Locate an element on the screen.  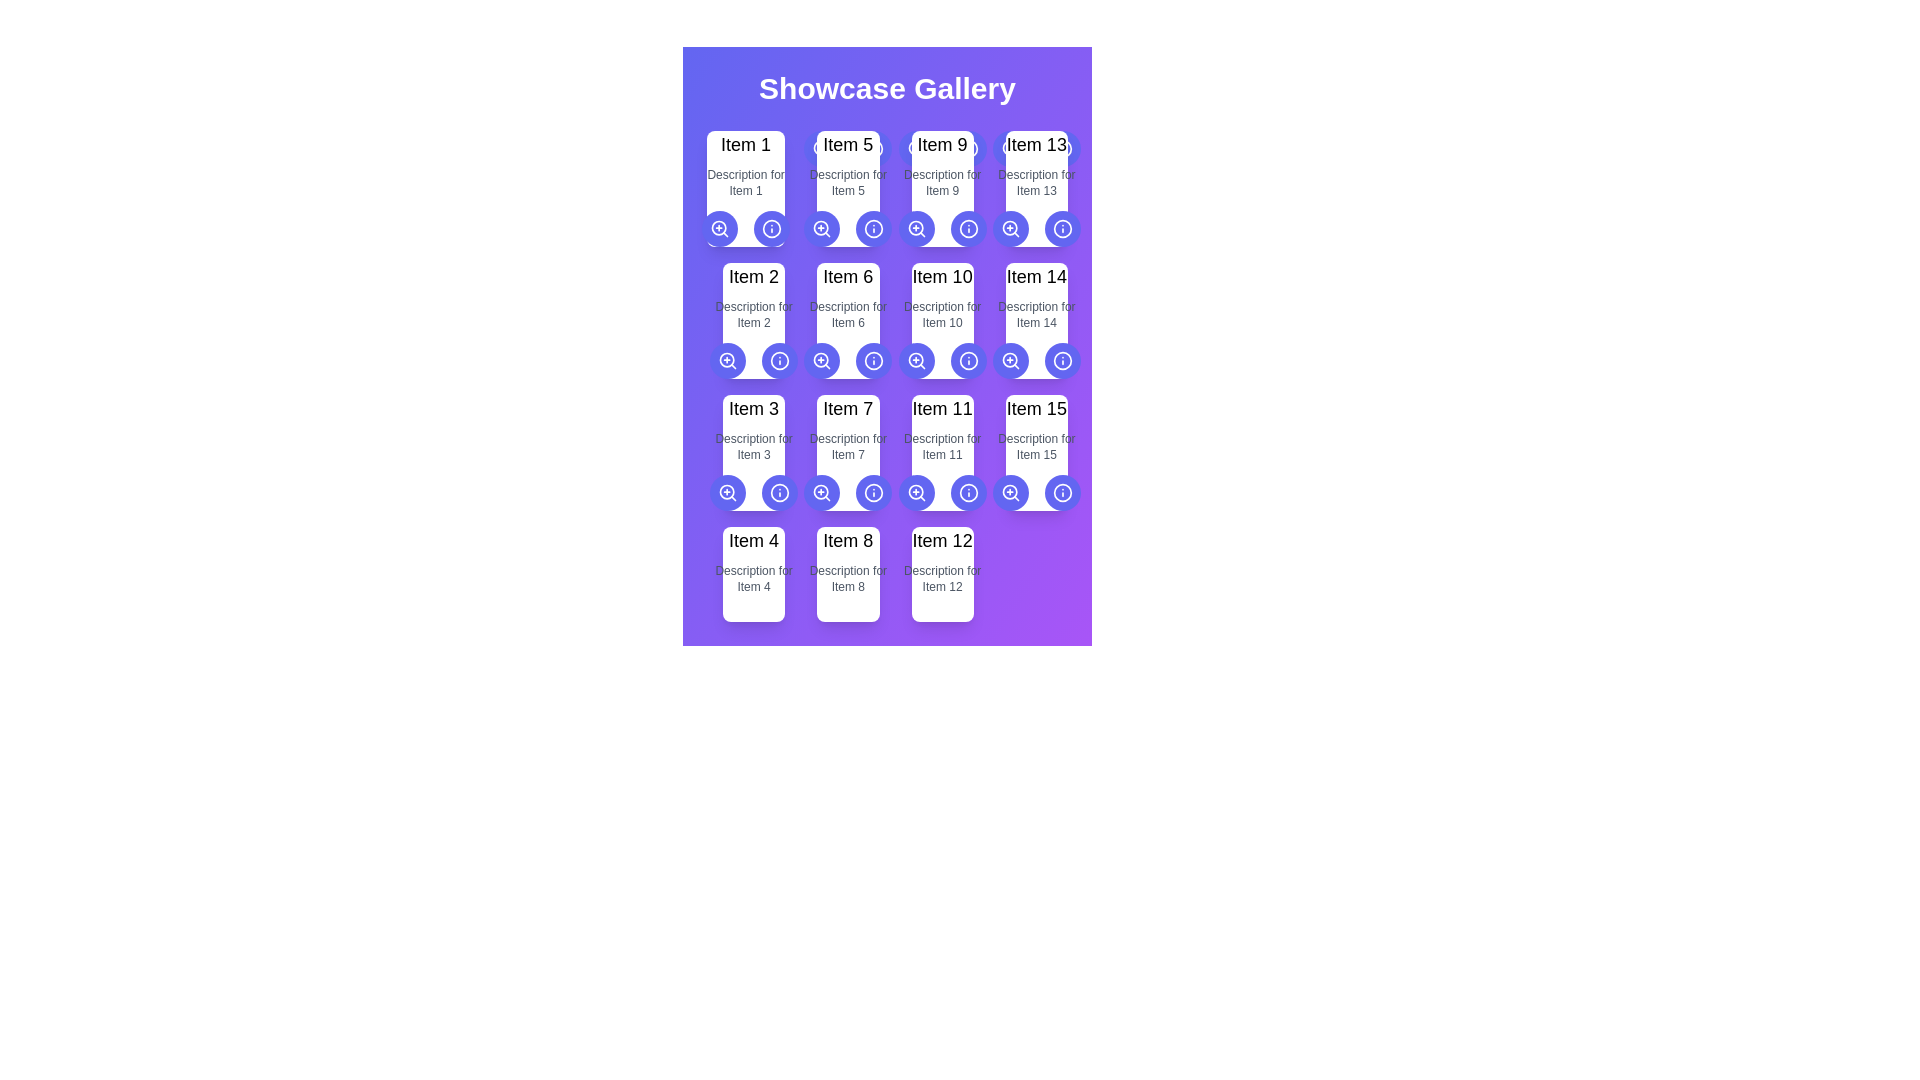
the information button icon located in the bottom-right corner of the cell for 'Item 5' in the grid layout is located at coordinates (874, 227).